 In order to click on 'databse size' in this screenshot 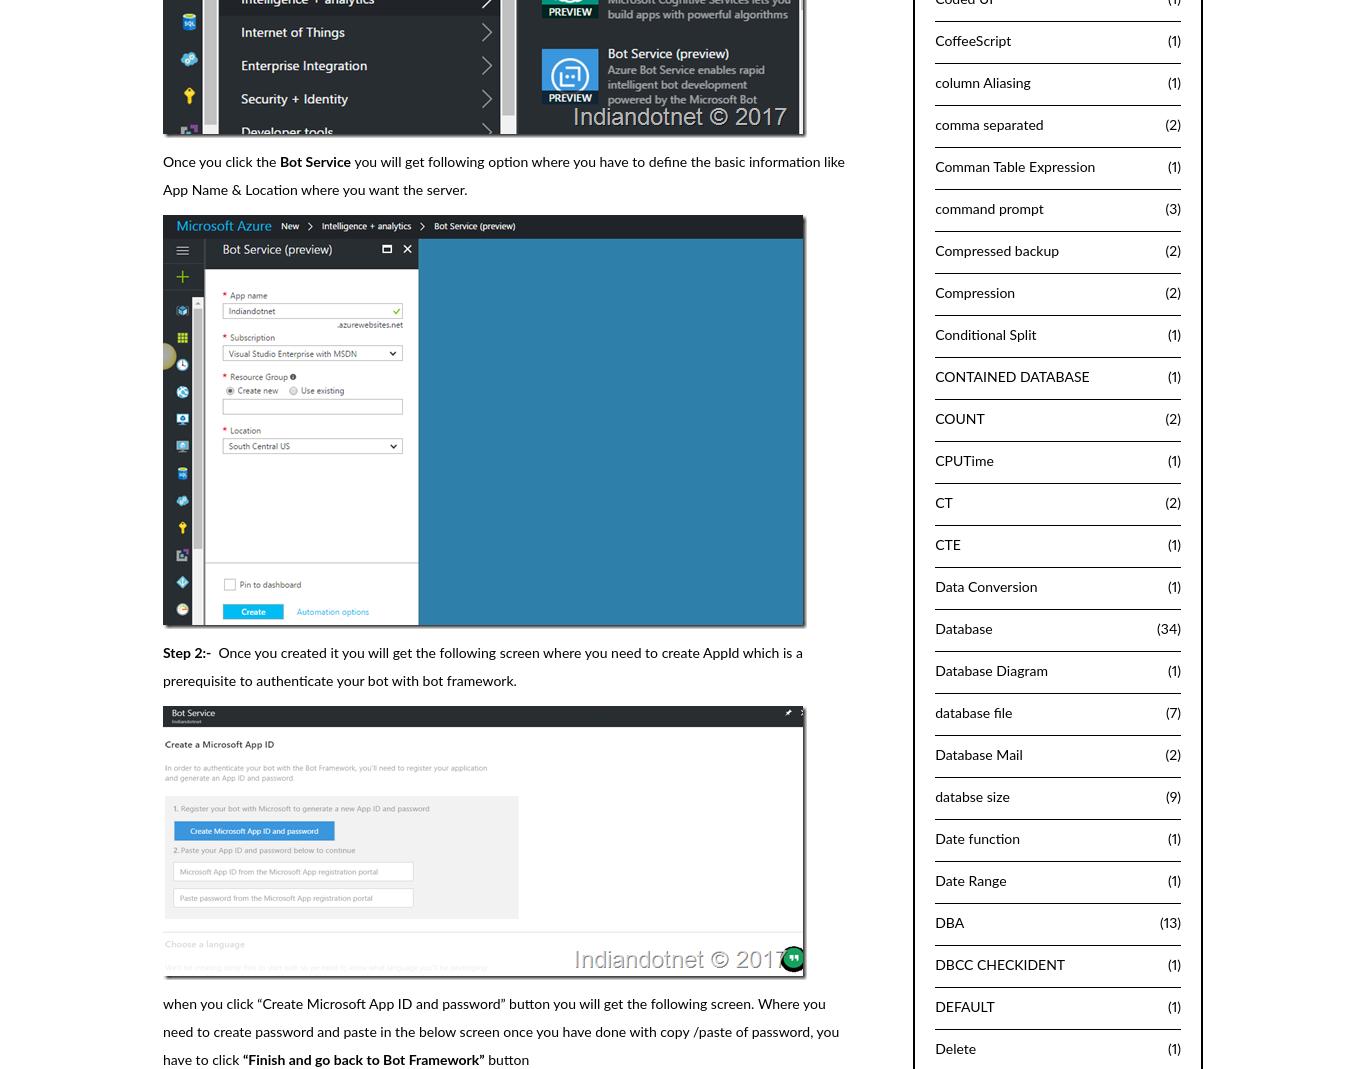, I will do `click(972, 797)`.